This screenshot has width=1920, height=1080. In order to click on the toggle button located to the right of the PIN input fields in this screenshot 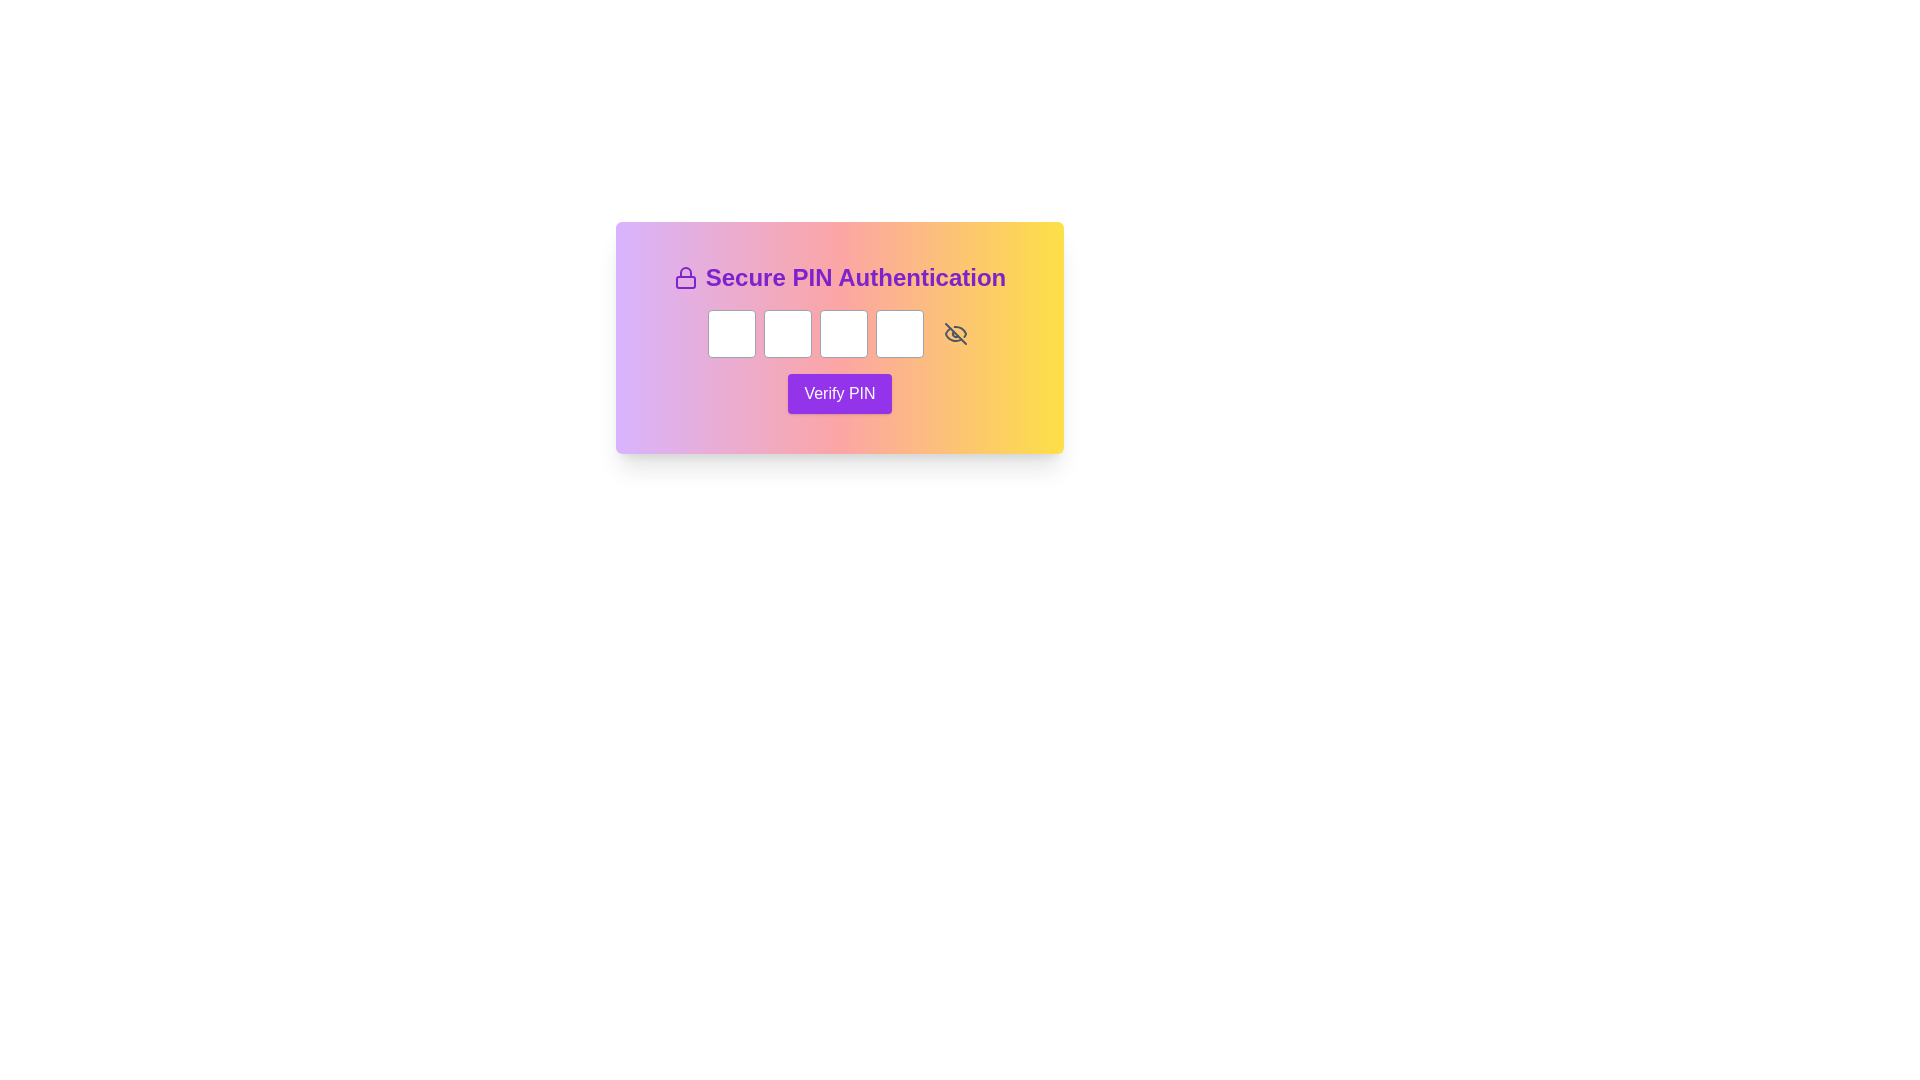, I will do `click(954, 333)`.